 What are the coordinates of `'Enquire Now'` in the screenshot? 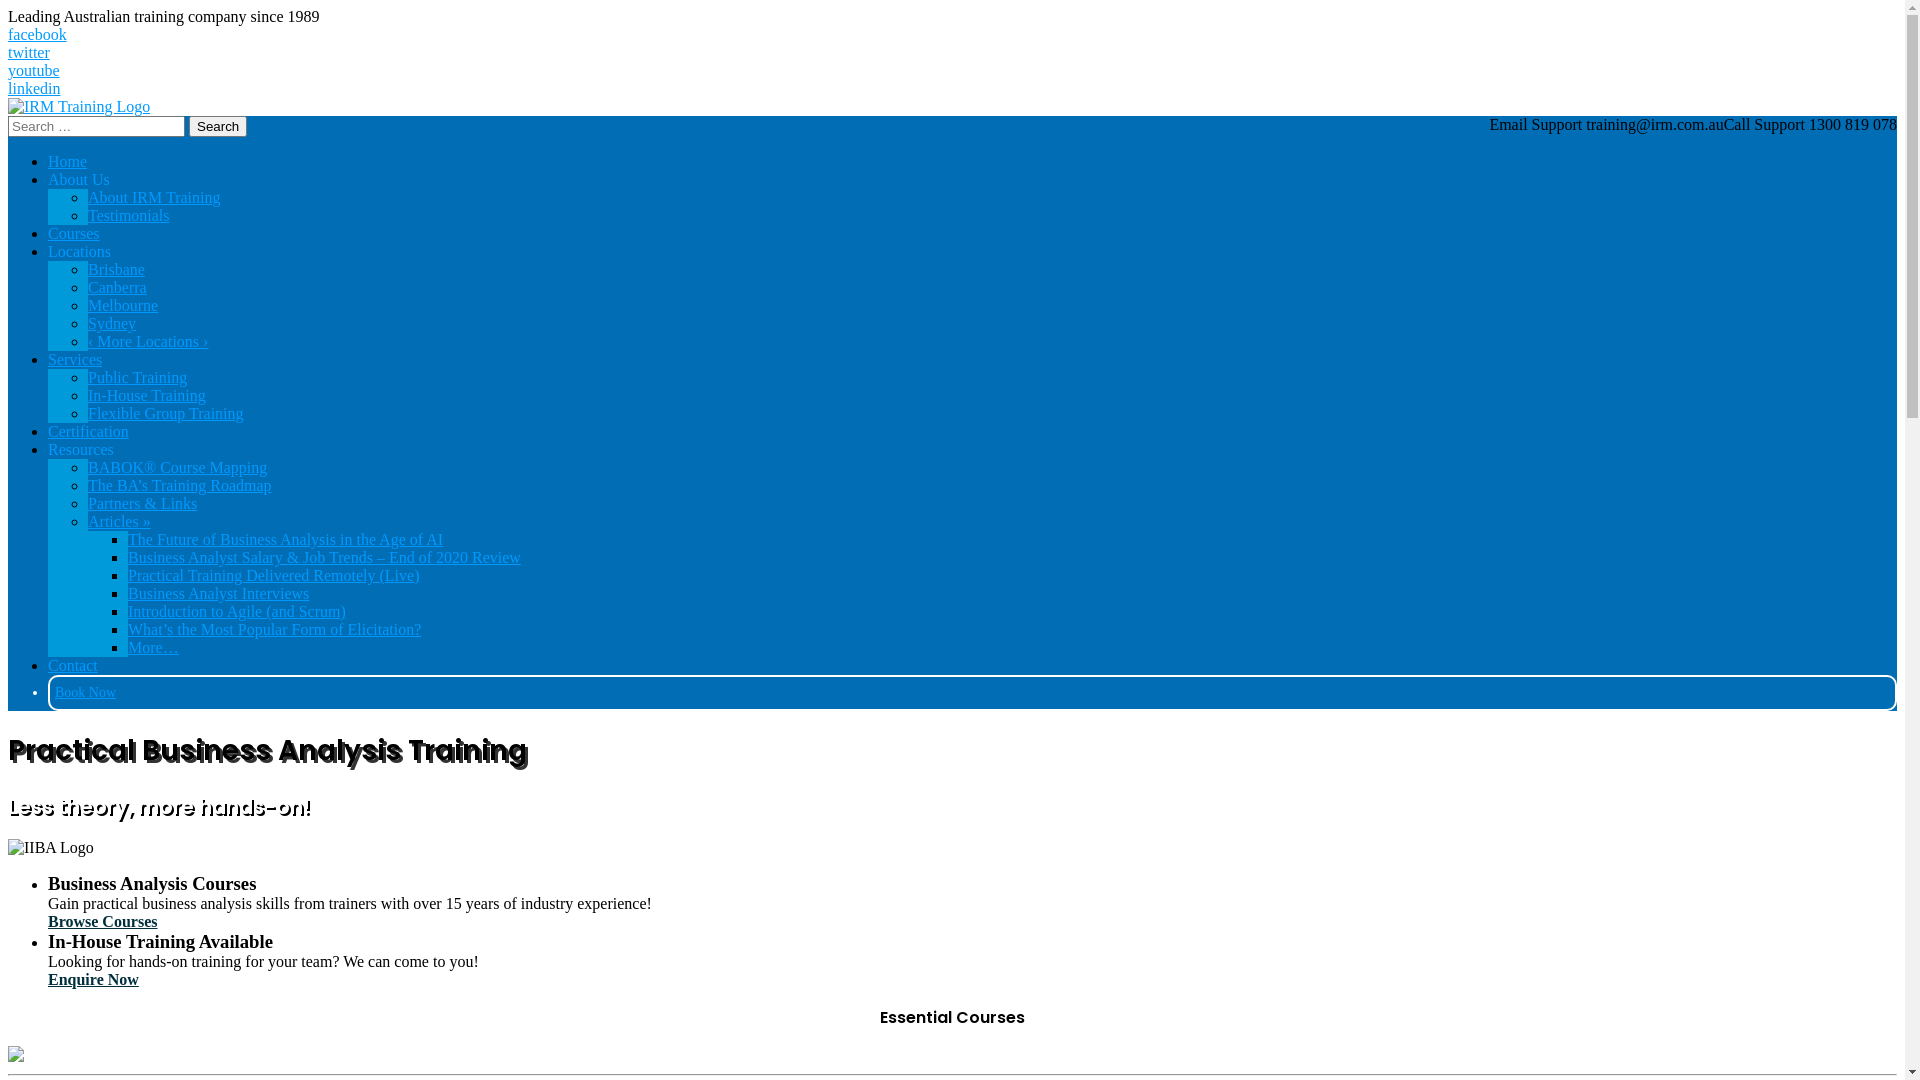 It's located at (92, 978).